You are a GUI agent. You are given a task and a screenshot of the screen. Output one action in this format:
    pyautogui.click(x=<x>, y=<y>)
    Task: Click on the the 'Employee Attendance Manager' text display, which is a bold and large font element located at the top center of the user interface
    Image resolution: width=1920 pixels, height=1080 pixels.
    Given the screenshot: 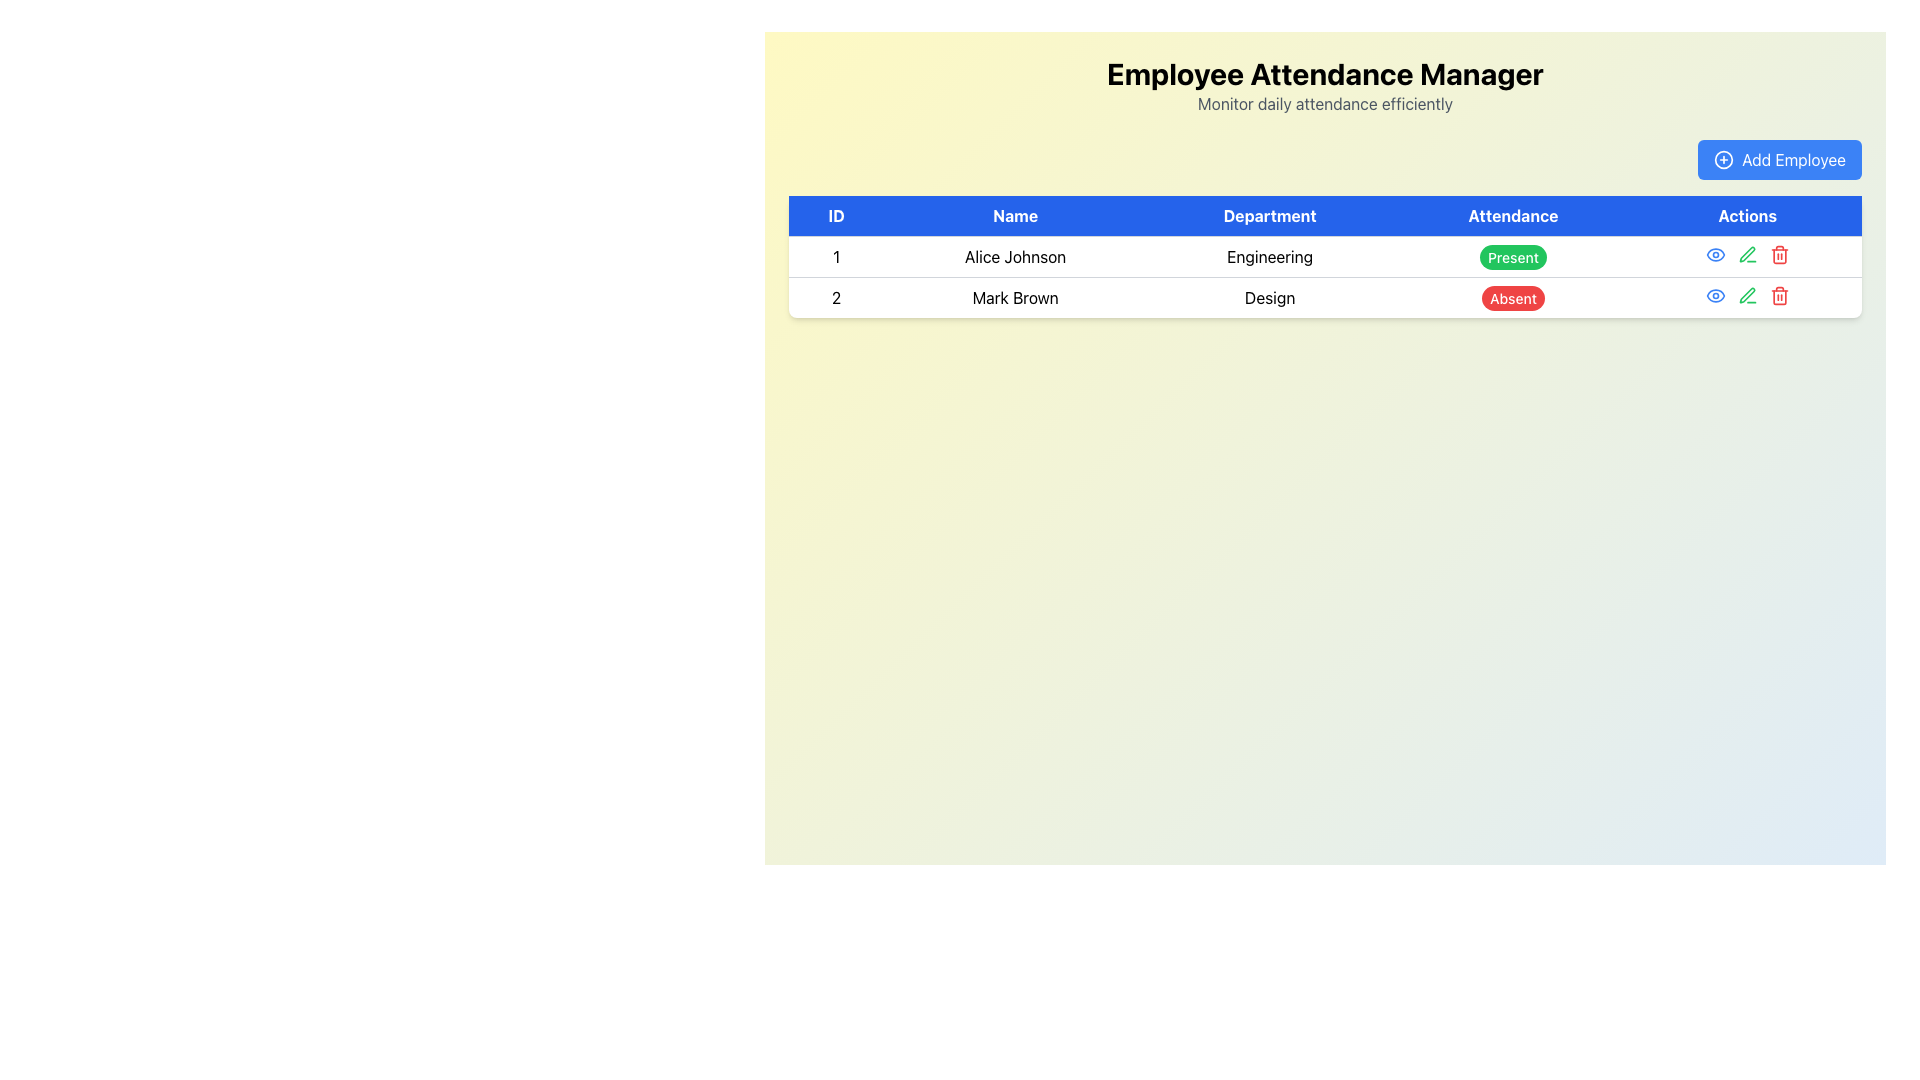 What is the action you would take?
    pyautogui.click(x=1325, y=72)
    